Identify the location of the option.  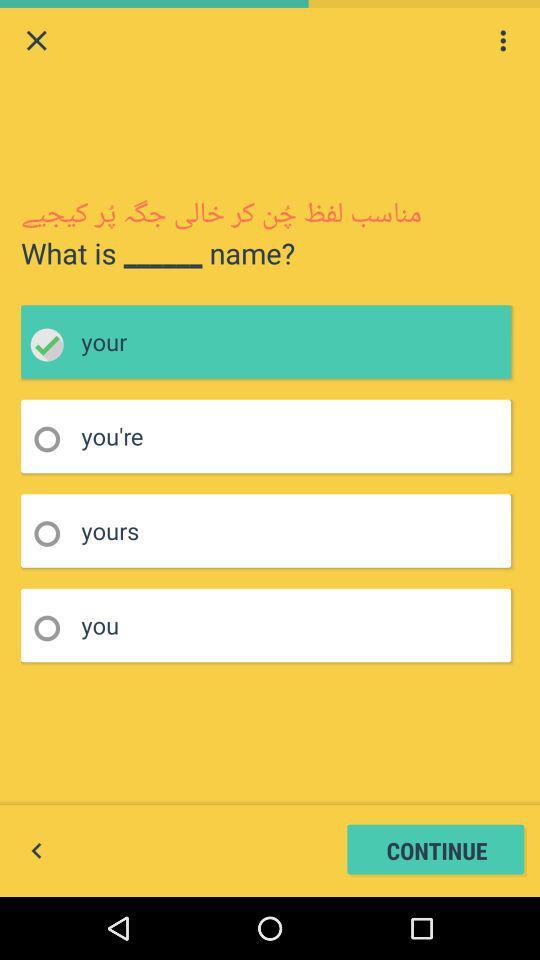
(53, 627).